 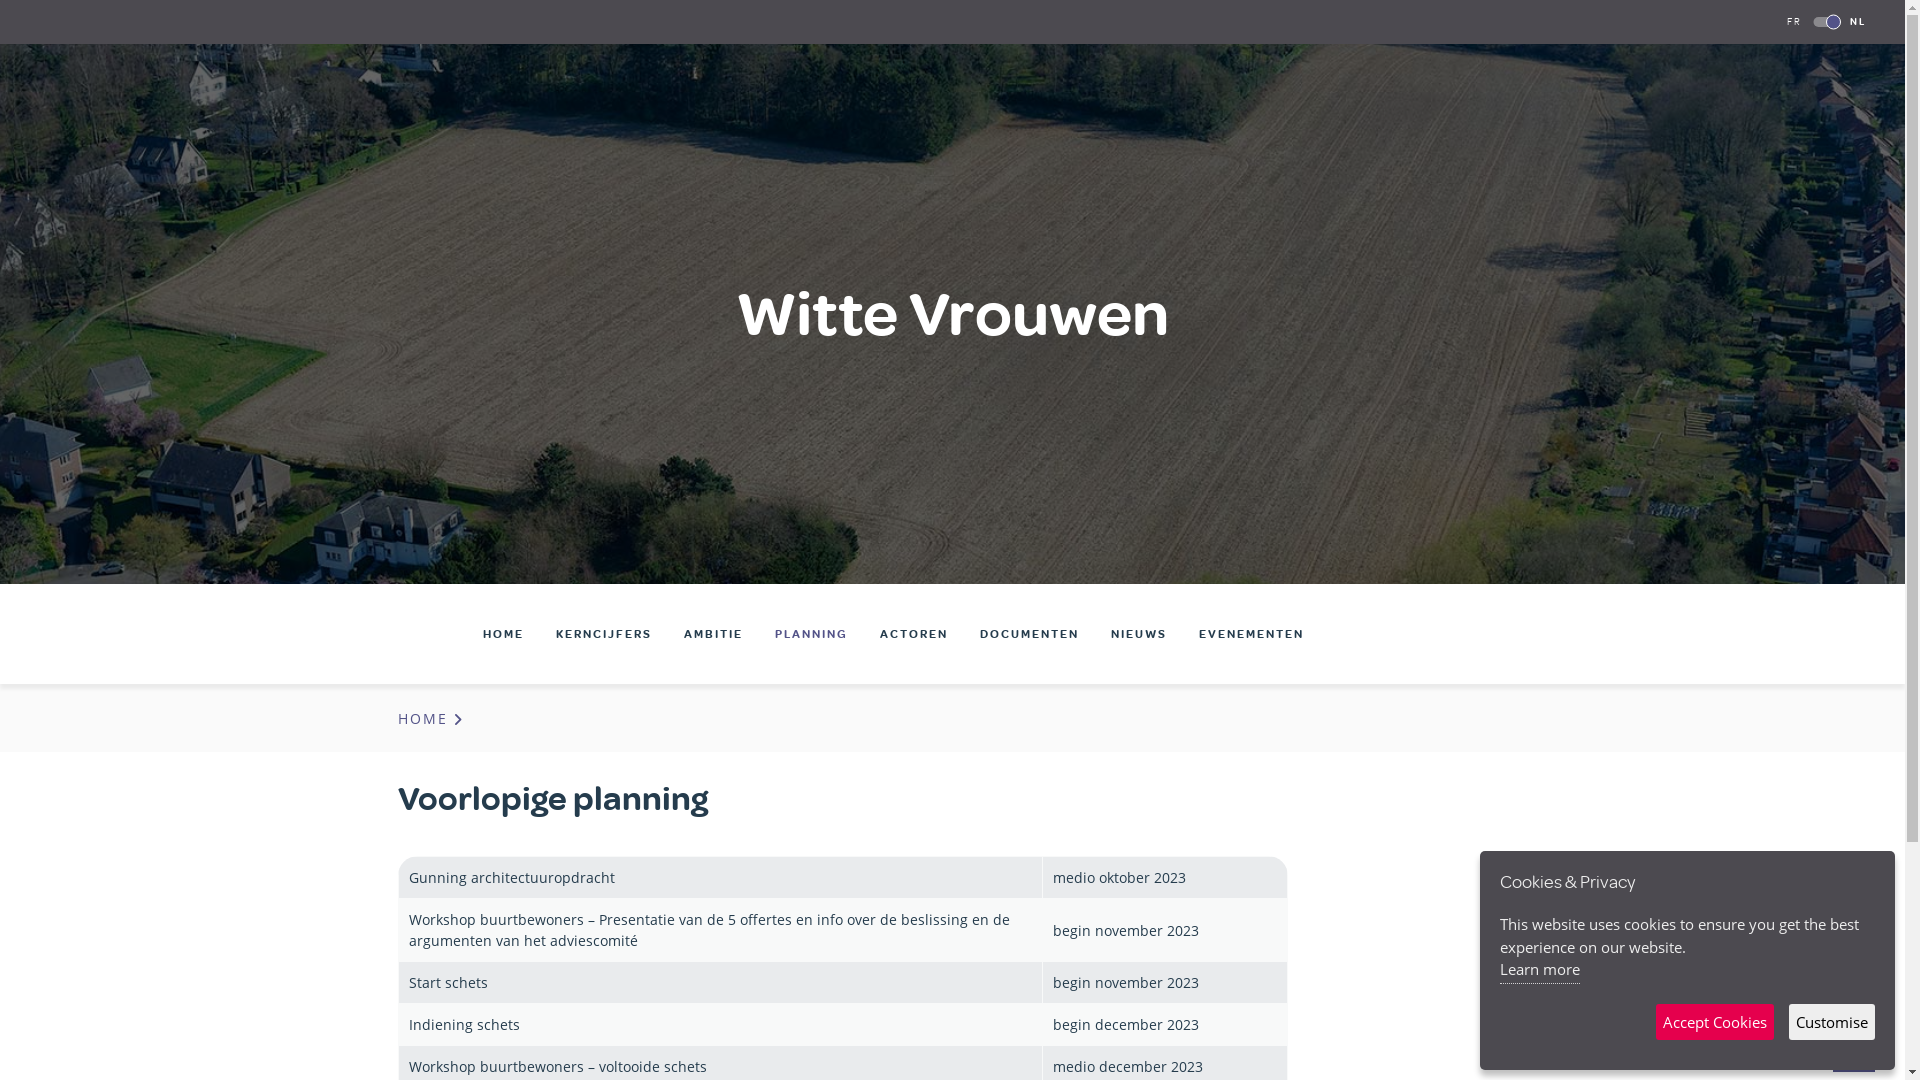 What do you see at coordinates (503, 633) in the screenshot?
I see `'HOME'` at bounding box center [503, 633].